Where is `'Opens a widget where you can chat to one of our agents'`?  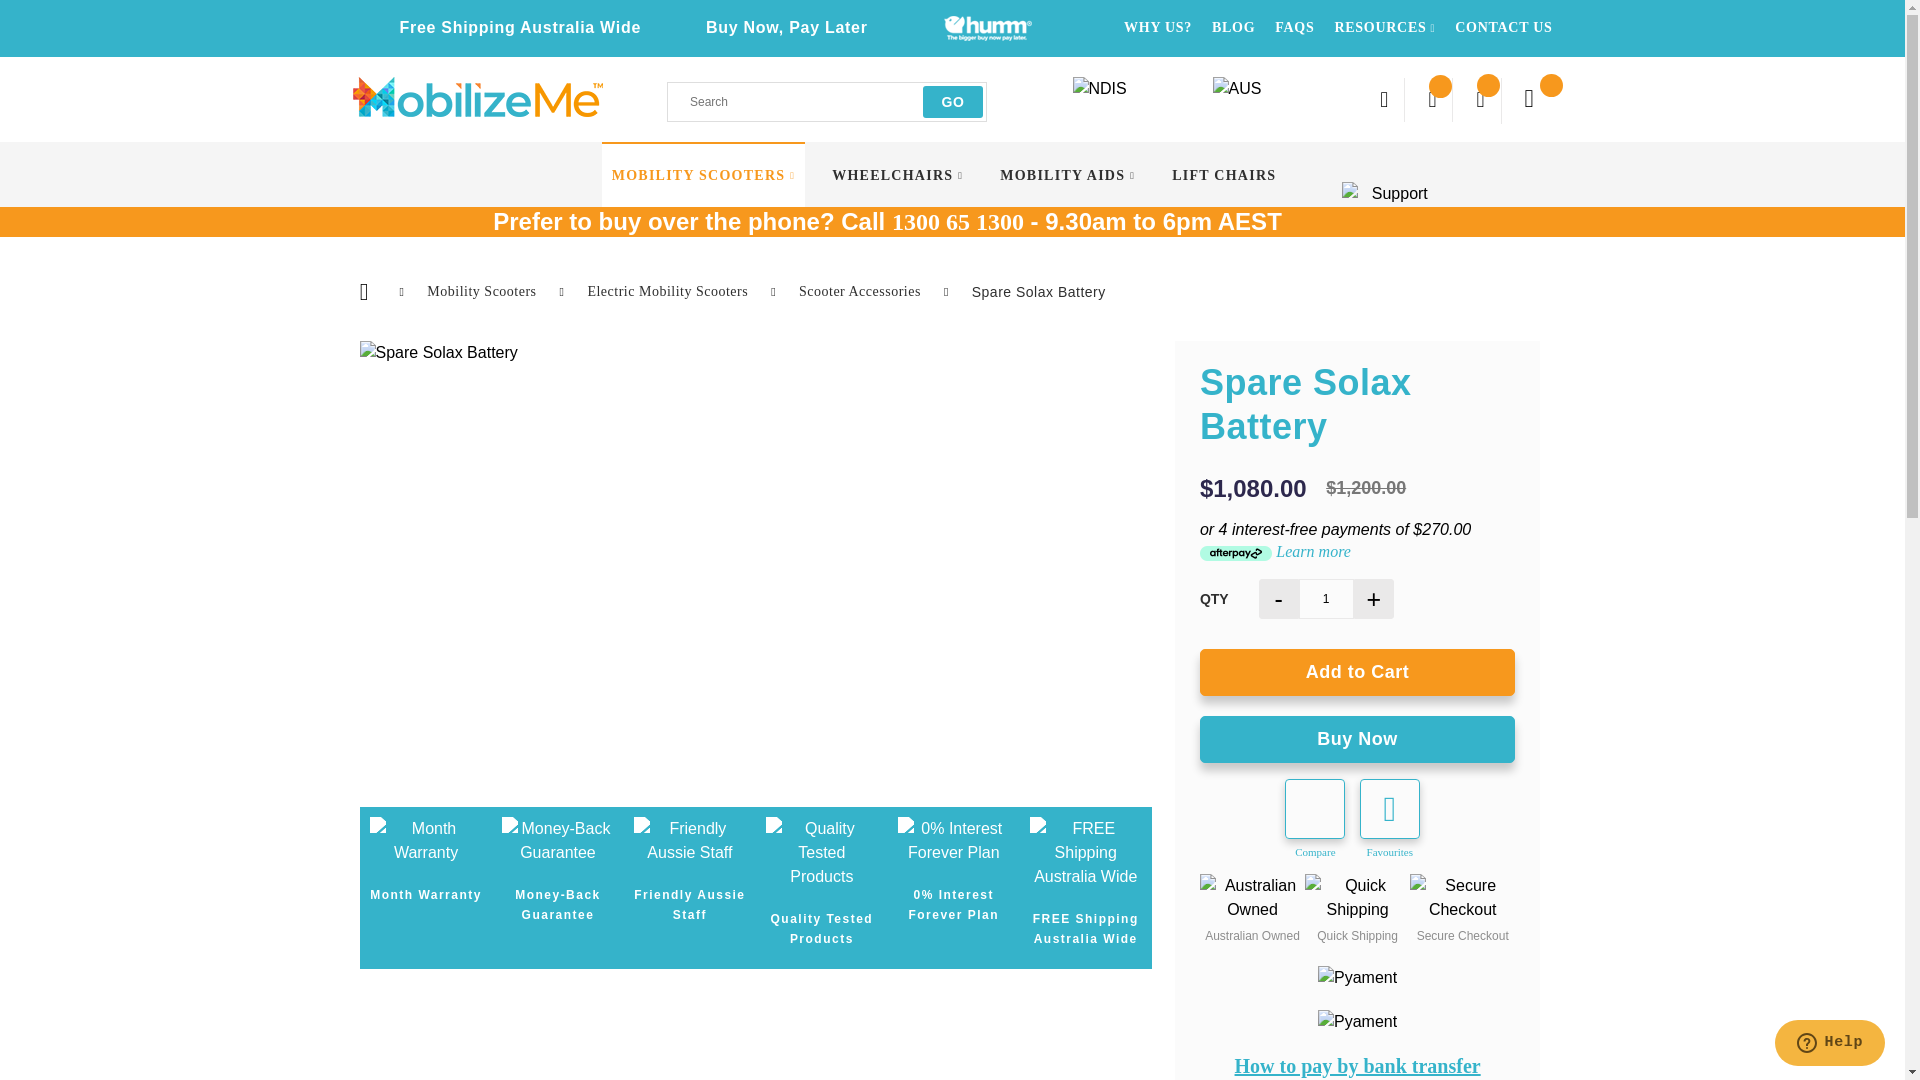
'Opens a widget where you can chat to one of our agents' is located at coordinates (1829, 1044).